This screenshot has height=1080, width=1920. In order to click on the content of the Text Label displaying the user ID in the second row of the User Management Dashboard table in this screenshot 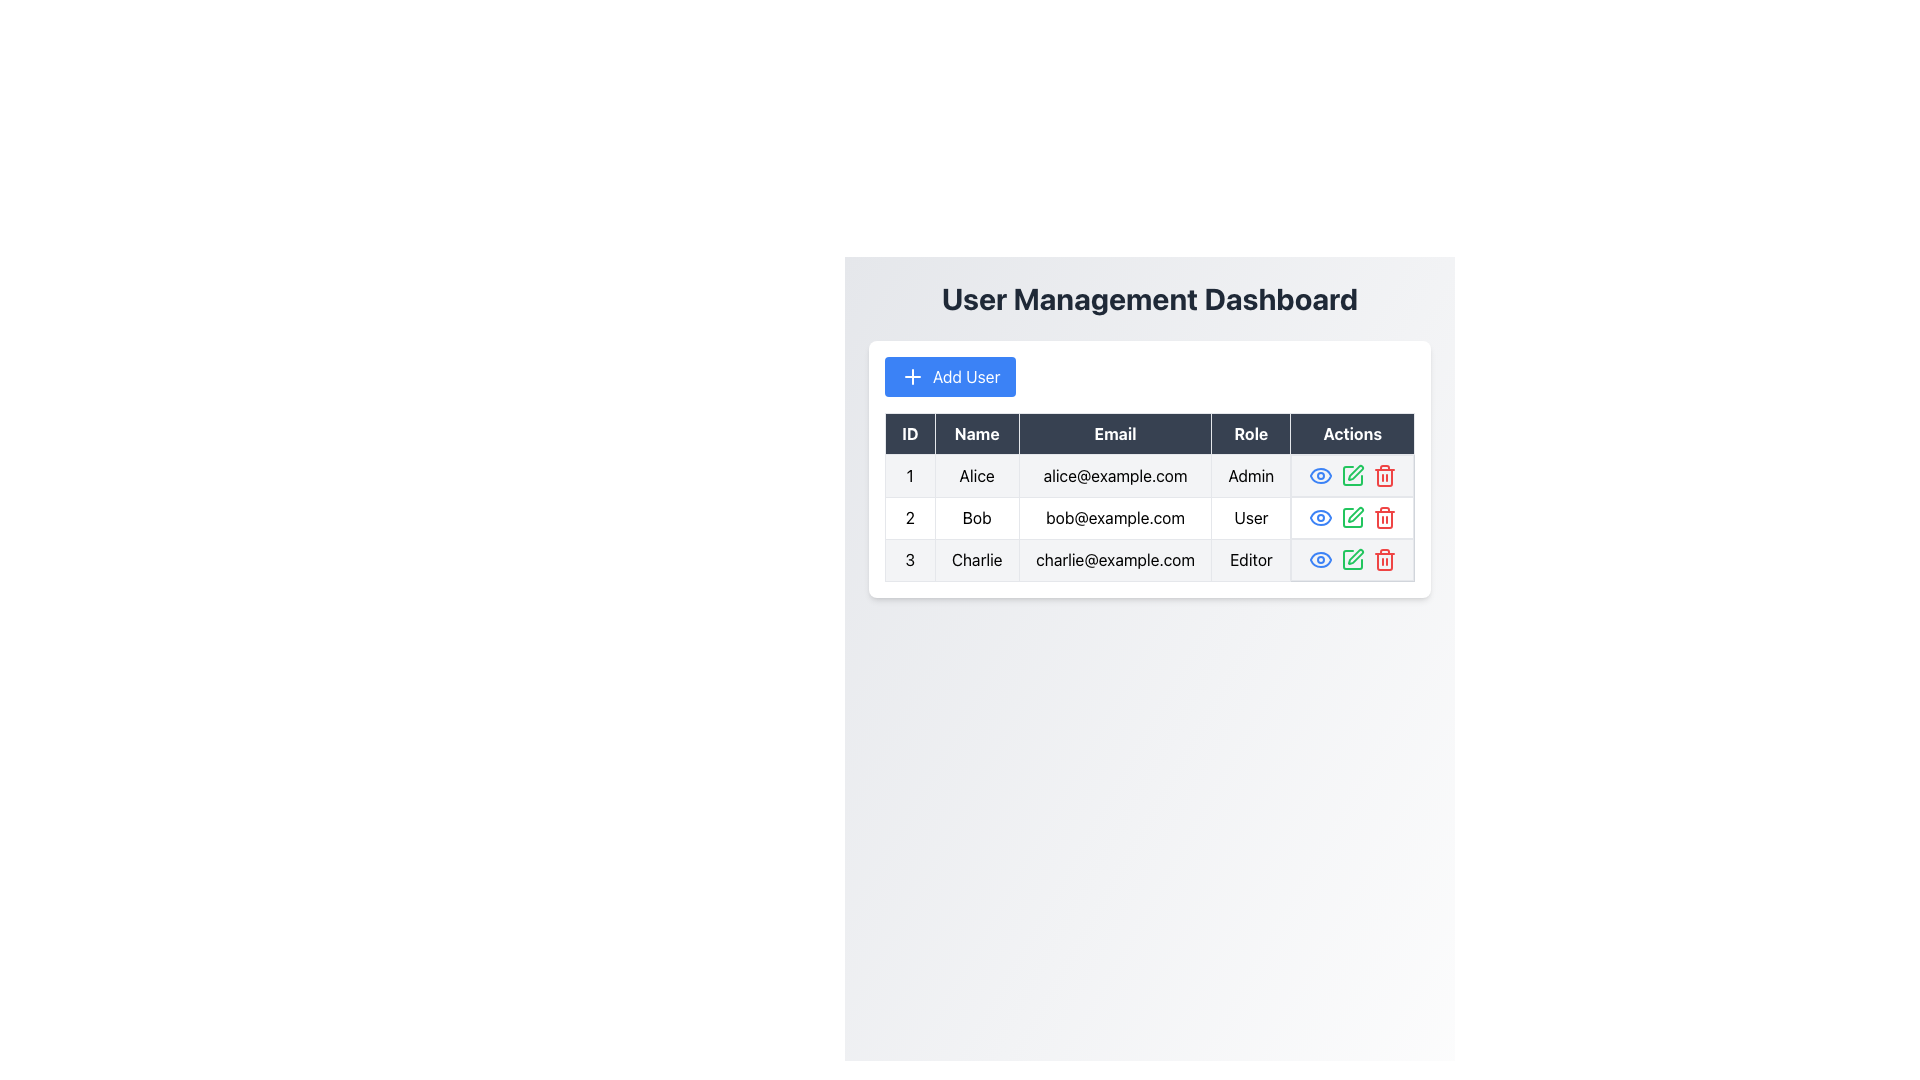, I will do `click(909, 516)`.